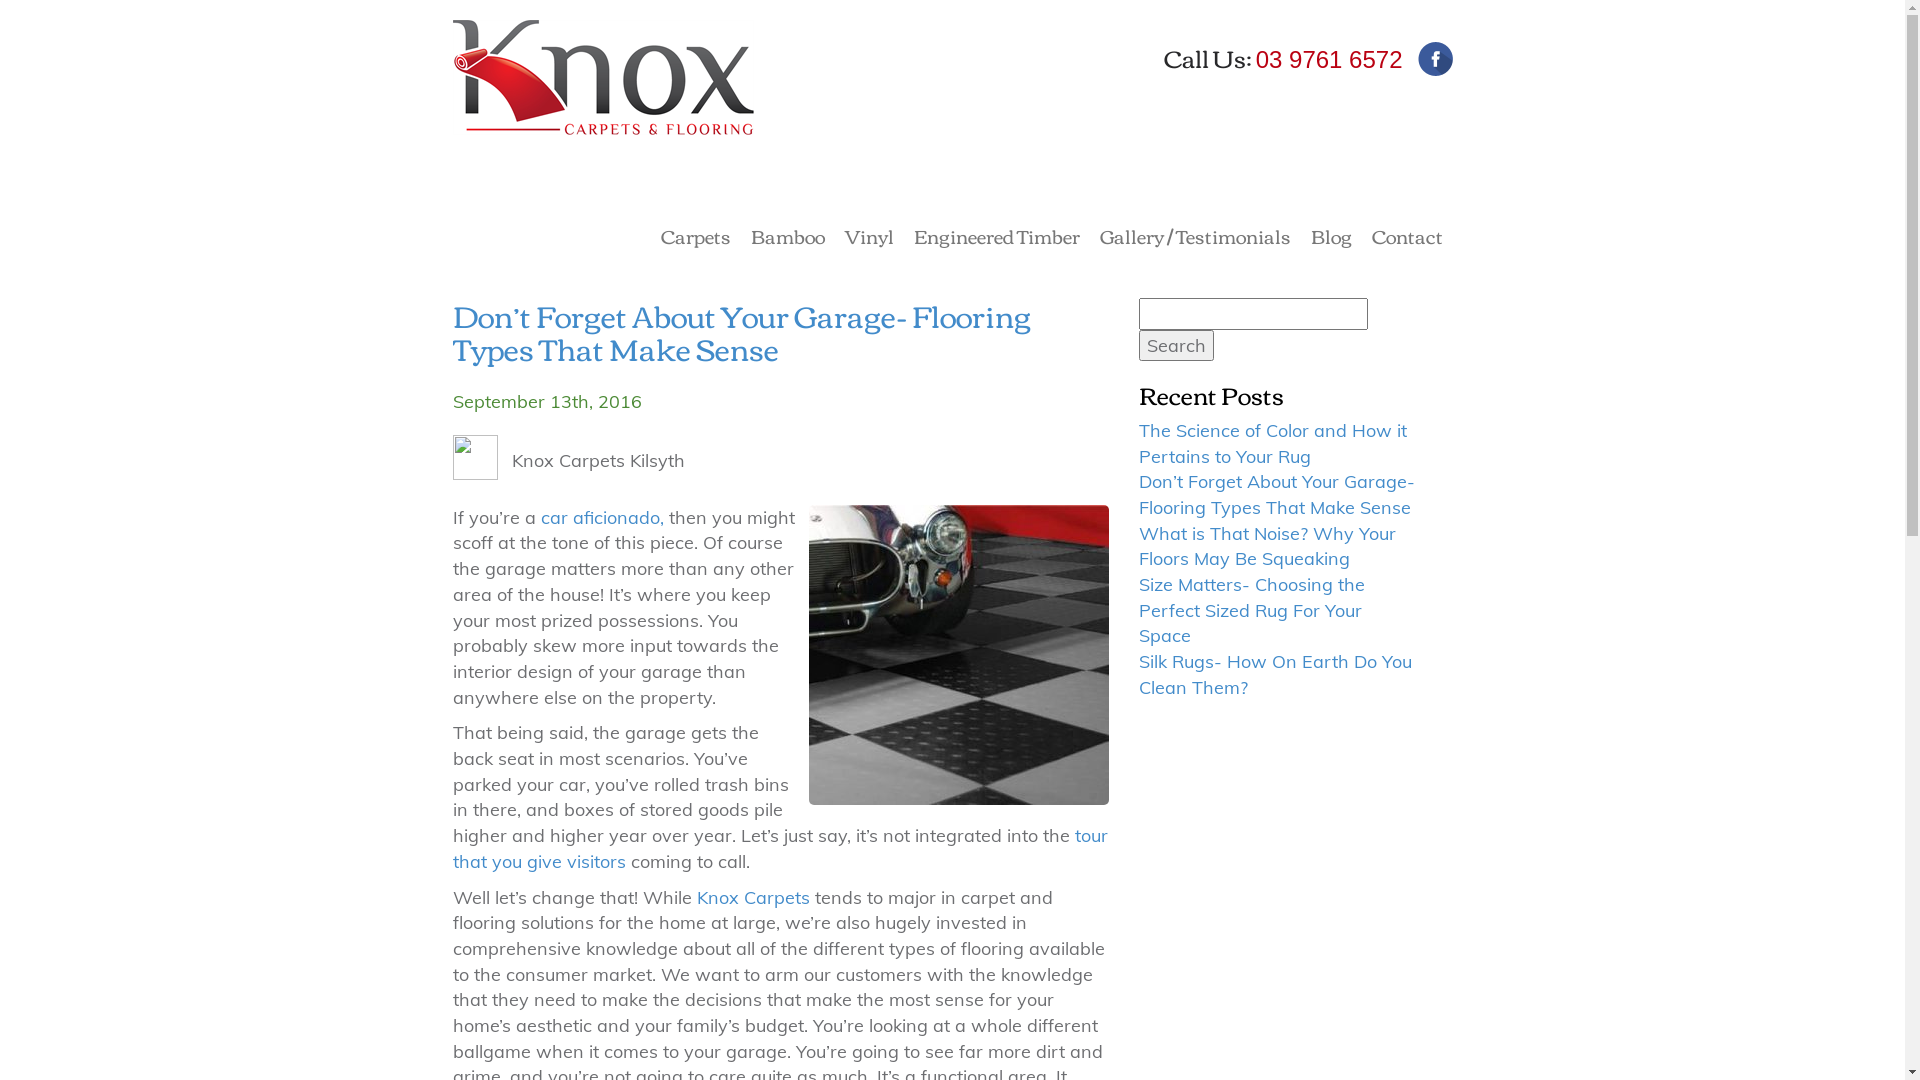 This screenshot has width=1920, height=1080. Describe the element at coordinates (1330, 238) in the screenshot. I see `'Blog'` at that location.